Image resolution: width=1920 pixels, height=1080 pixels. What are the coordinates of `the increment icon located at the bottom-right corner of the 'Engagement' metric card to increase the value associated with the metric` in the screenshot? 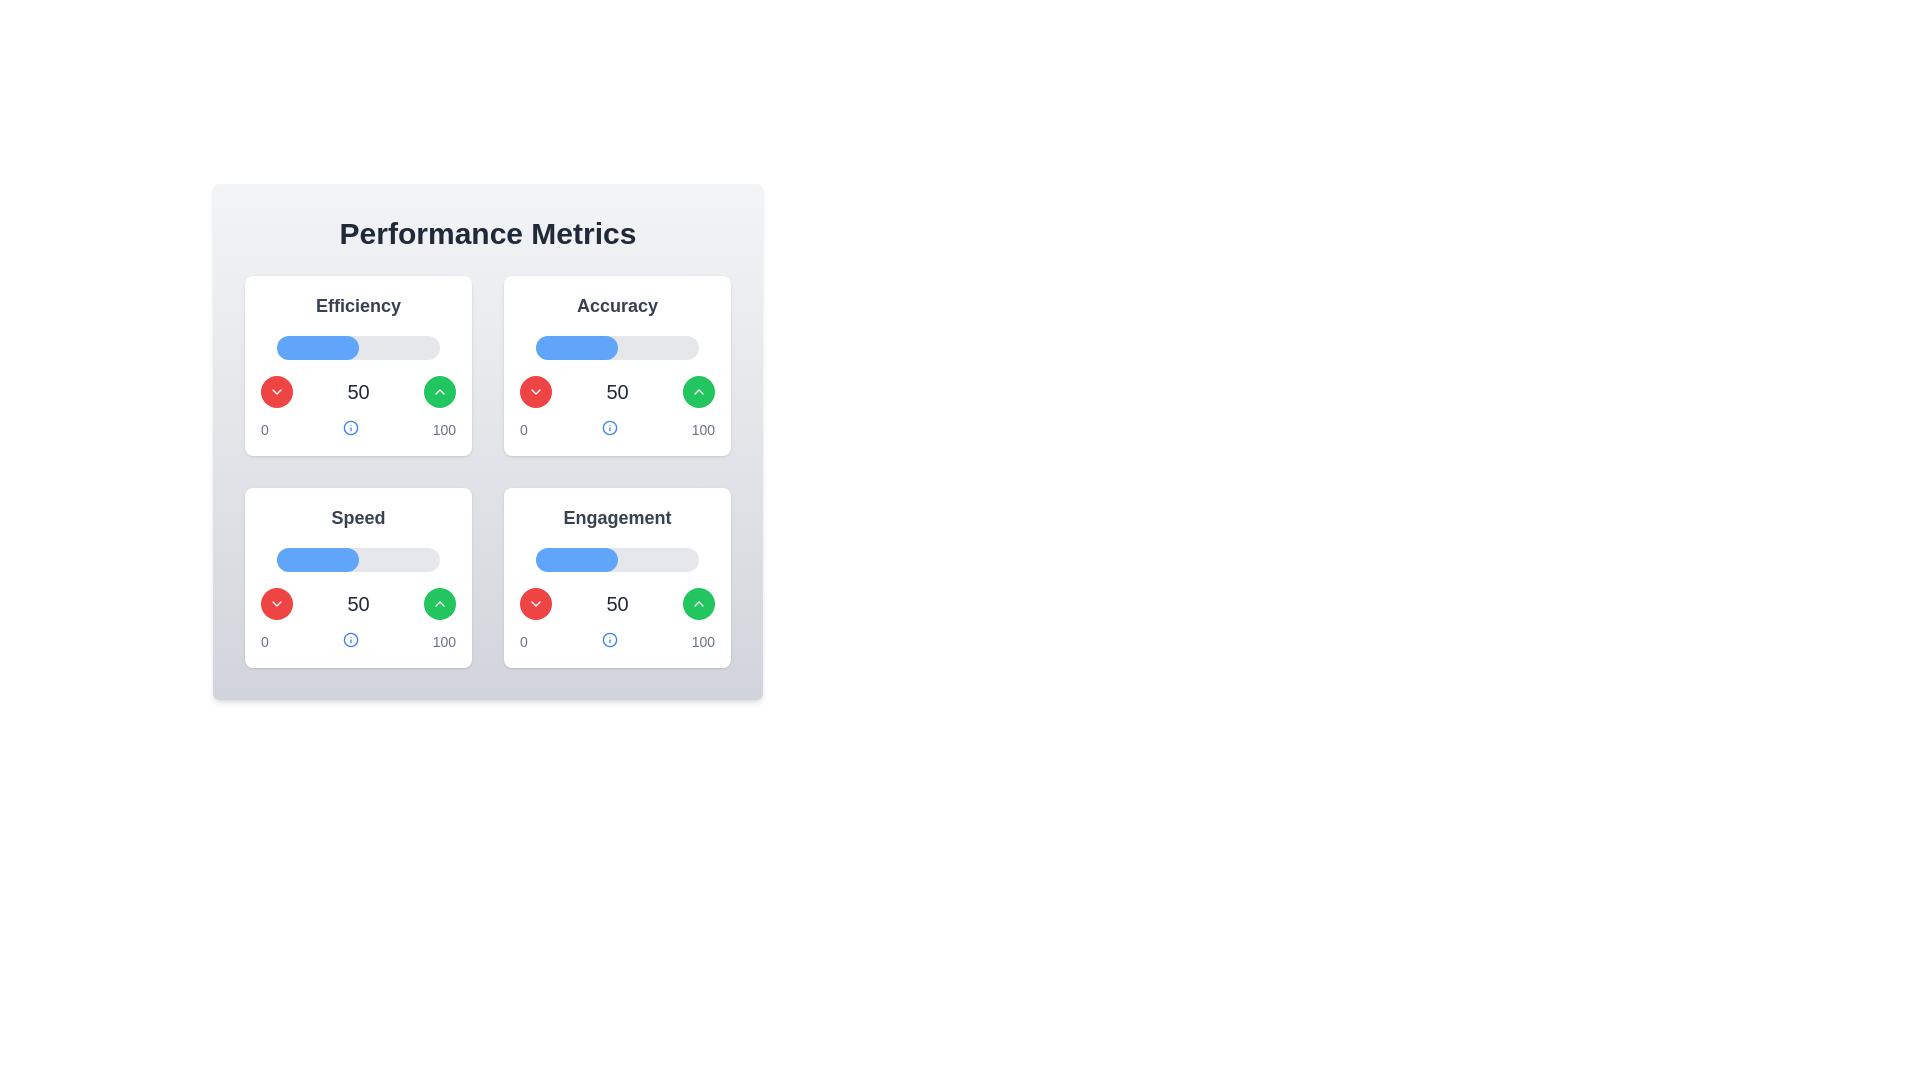 It's located at (439, 603).